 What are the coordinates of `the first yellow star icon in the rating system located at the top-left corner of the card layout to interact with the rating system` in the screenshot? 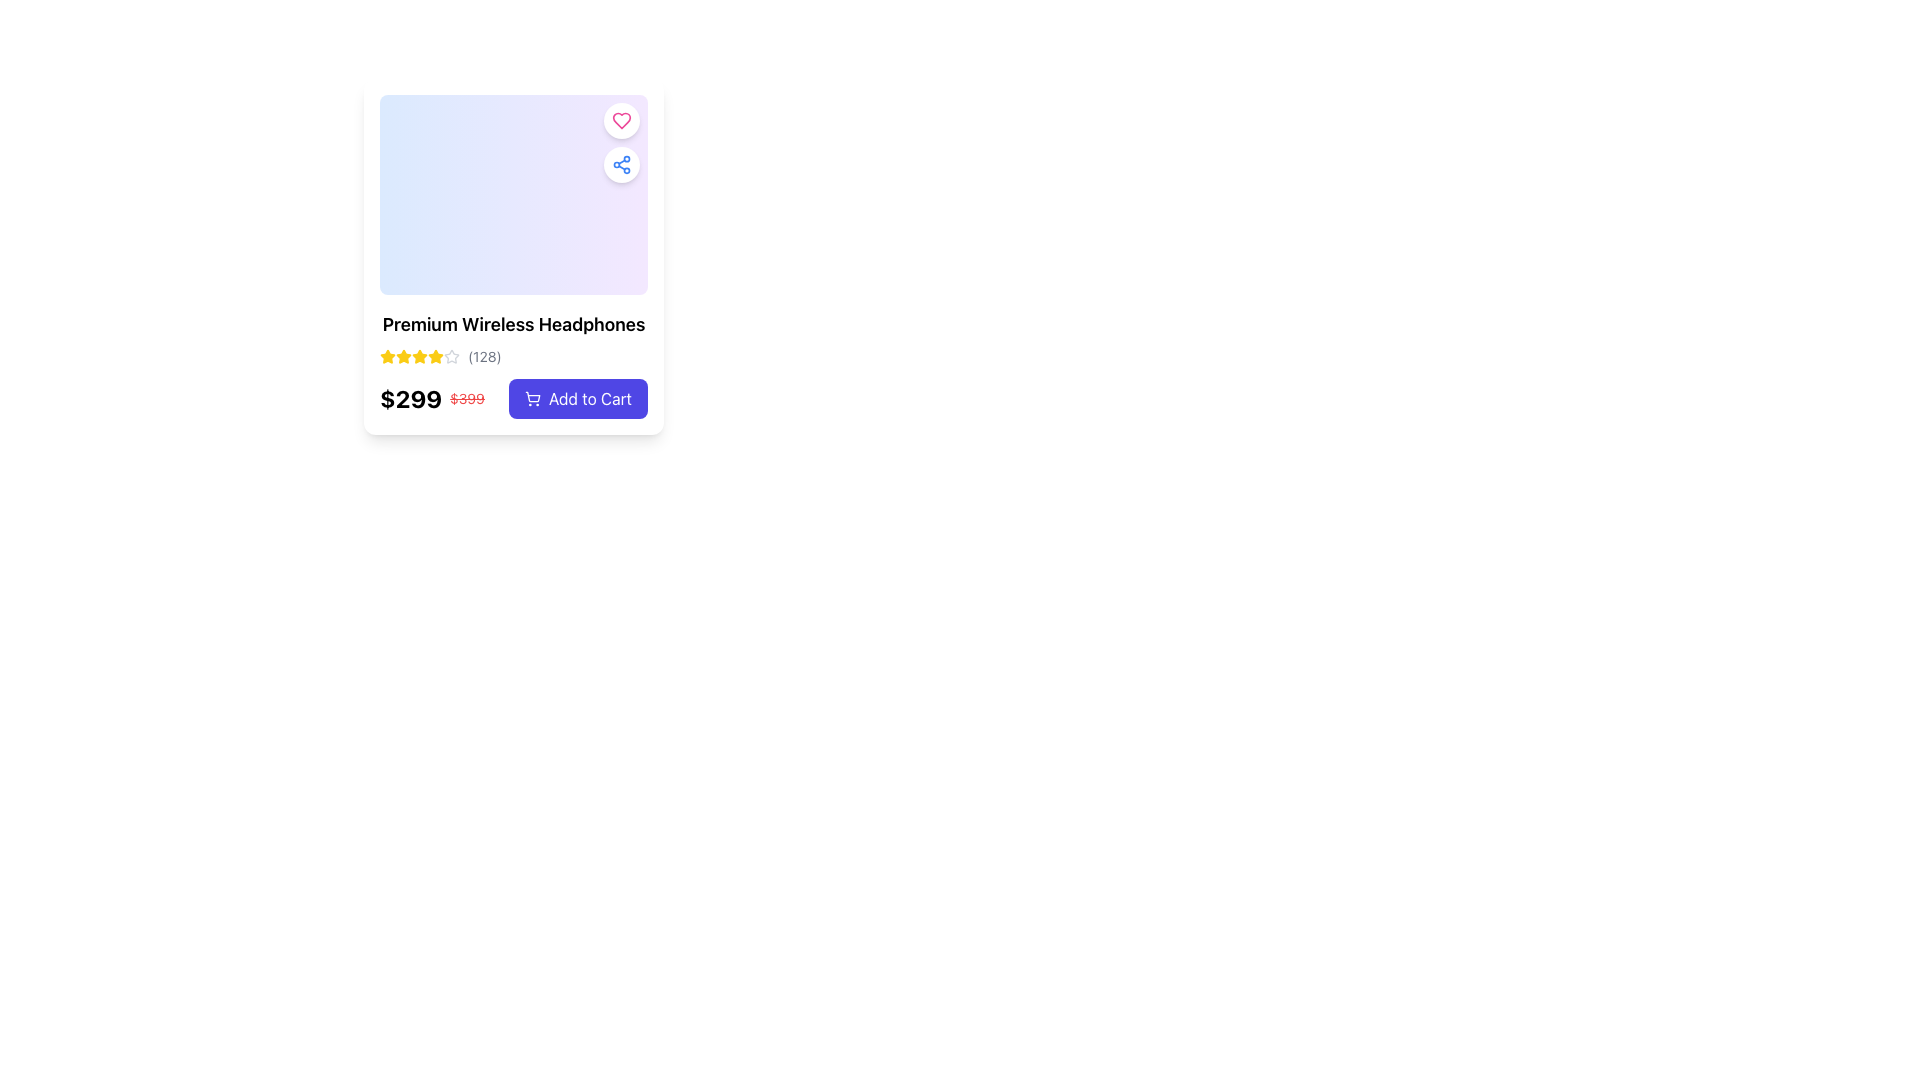 It's located at (402, 355).